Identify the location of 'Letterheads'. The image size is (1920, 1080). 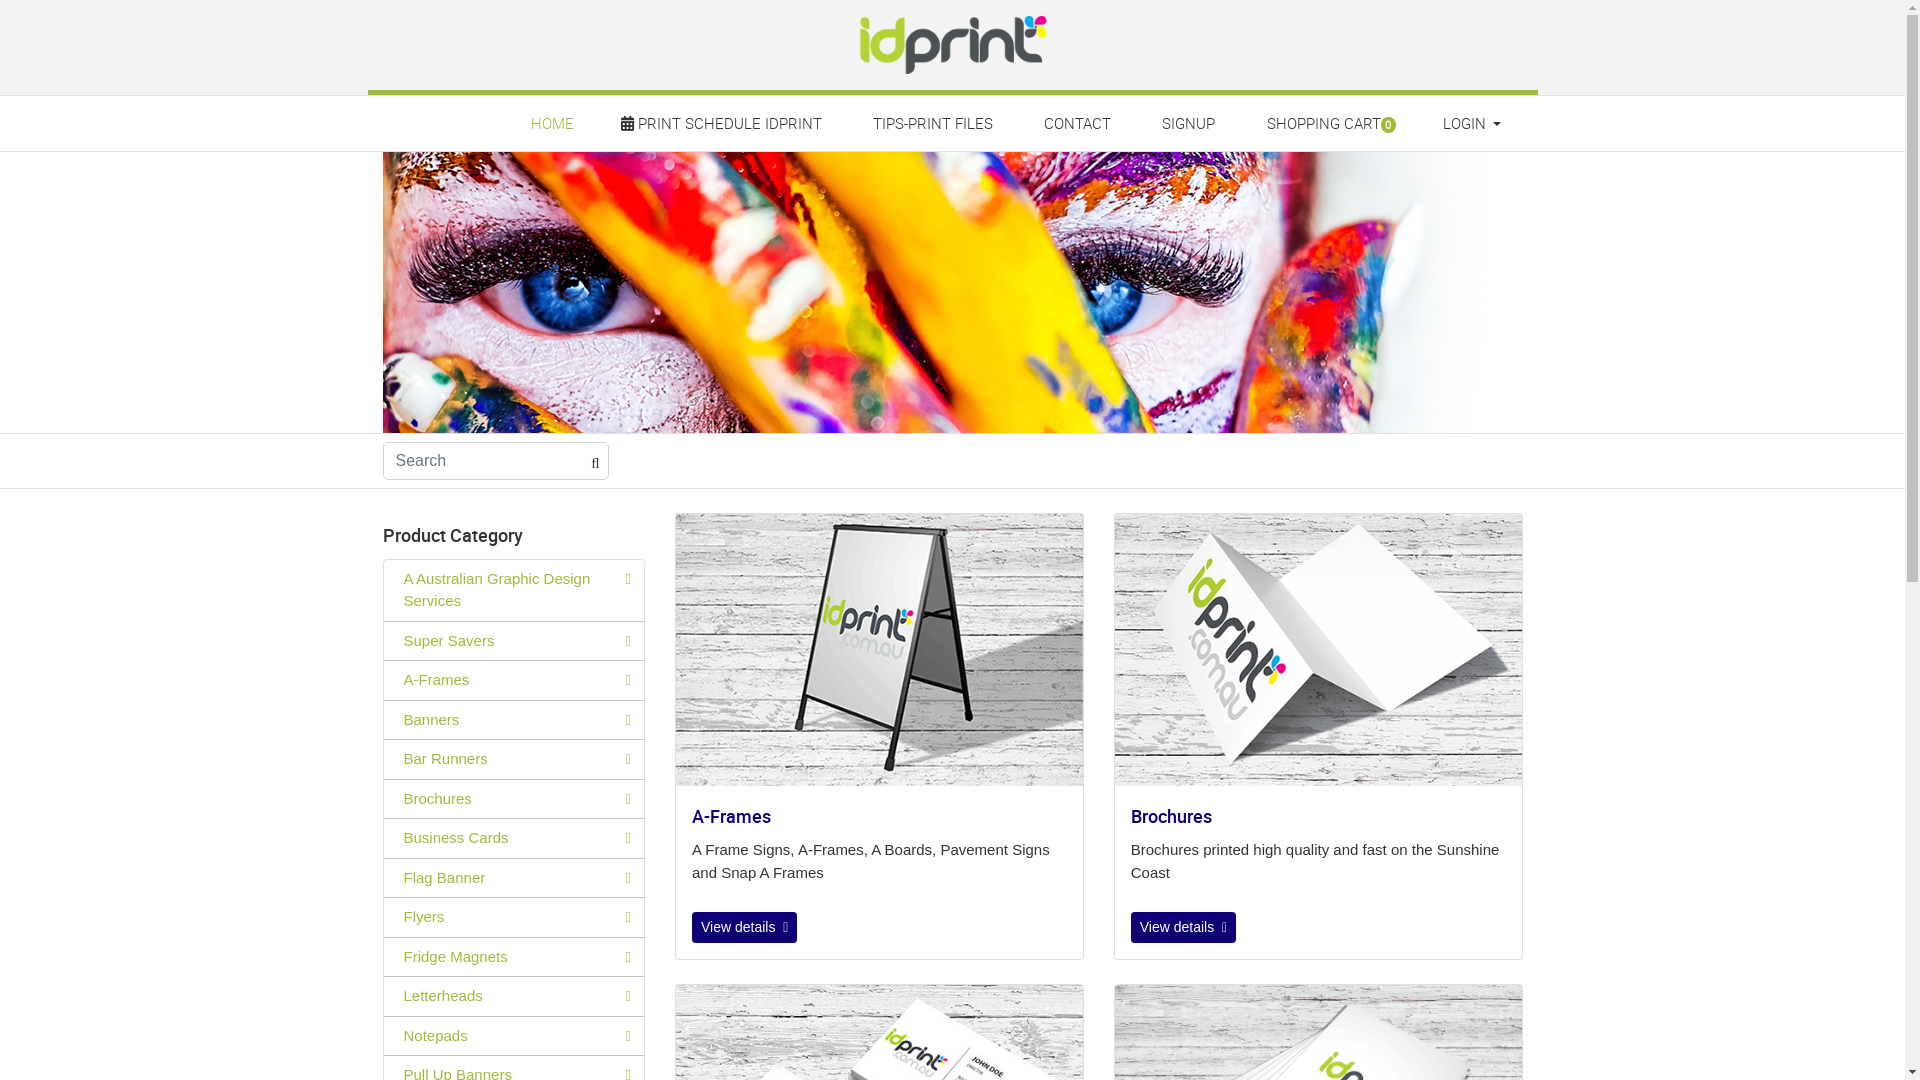
(514, 996).